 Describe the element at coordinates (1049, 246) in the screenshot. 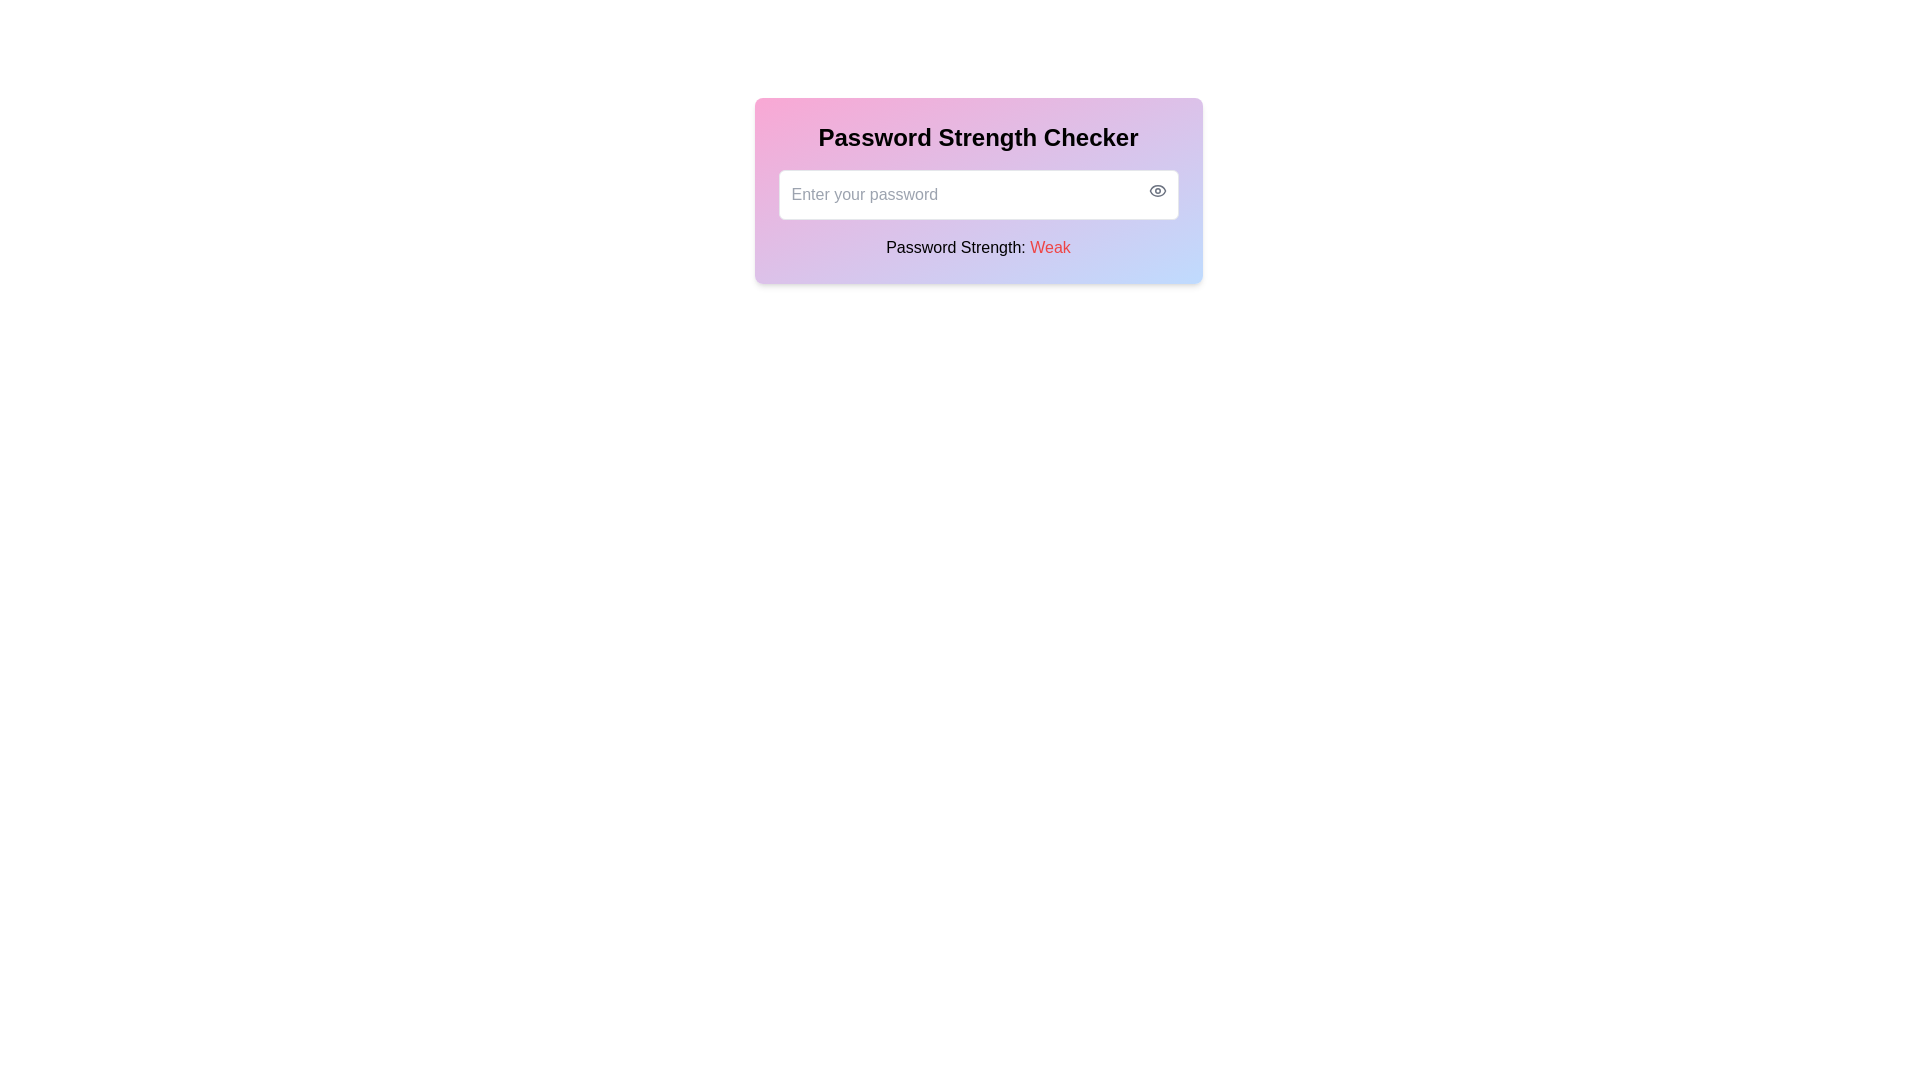

I see `the TextLabel element displaying 'Weak' in bold red font, which indicates password strength feedback` at that location.